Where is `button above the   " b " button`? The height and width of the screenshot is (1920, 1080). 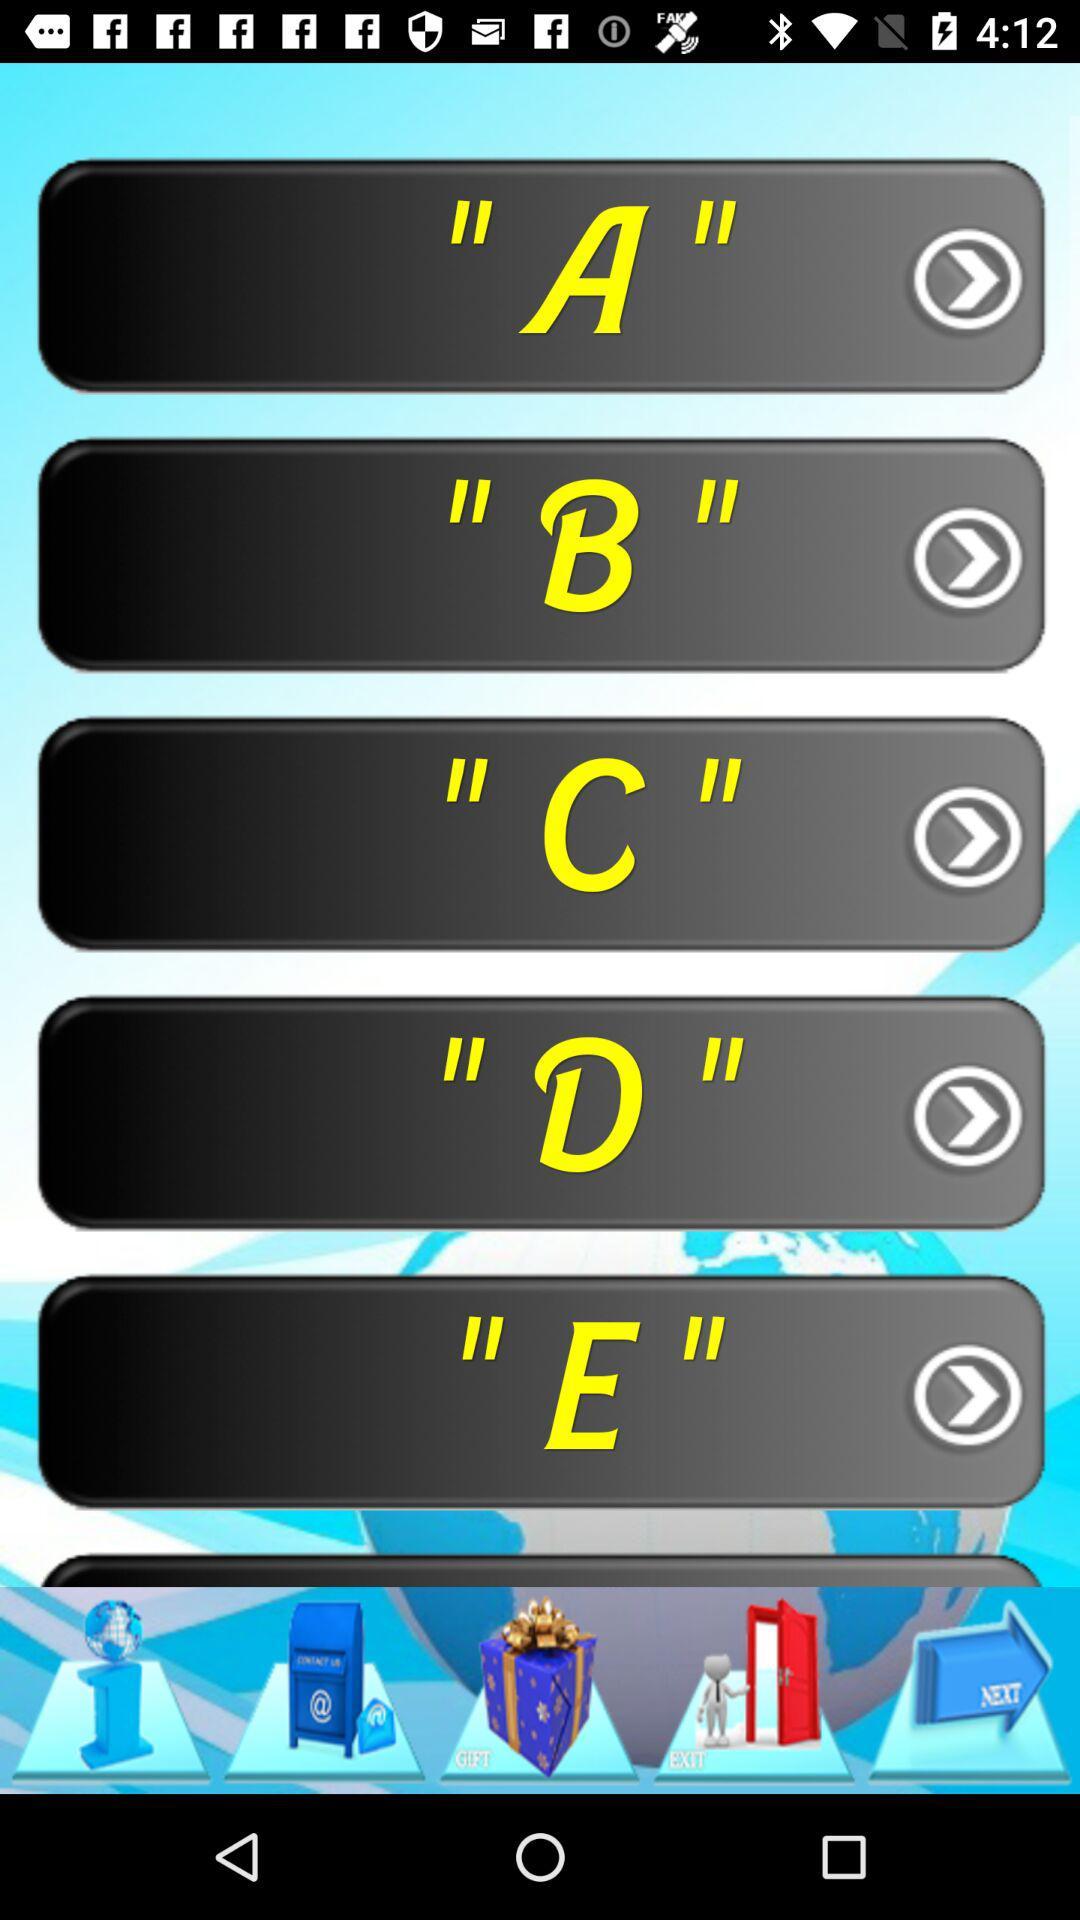 button above the   " b " button is located at coordinates (540, 273).